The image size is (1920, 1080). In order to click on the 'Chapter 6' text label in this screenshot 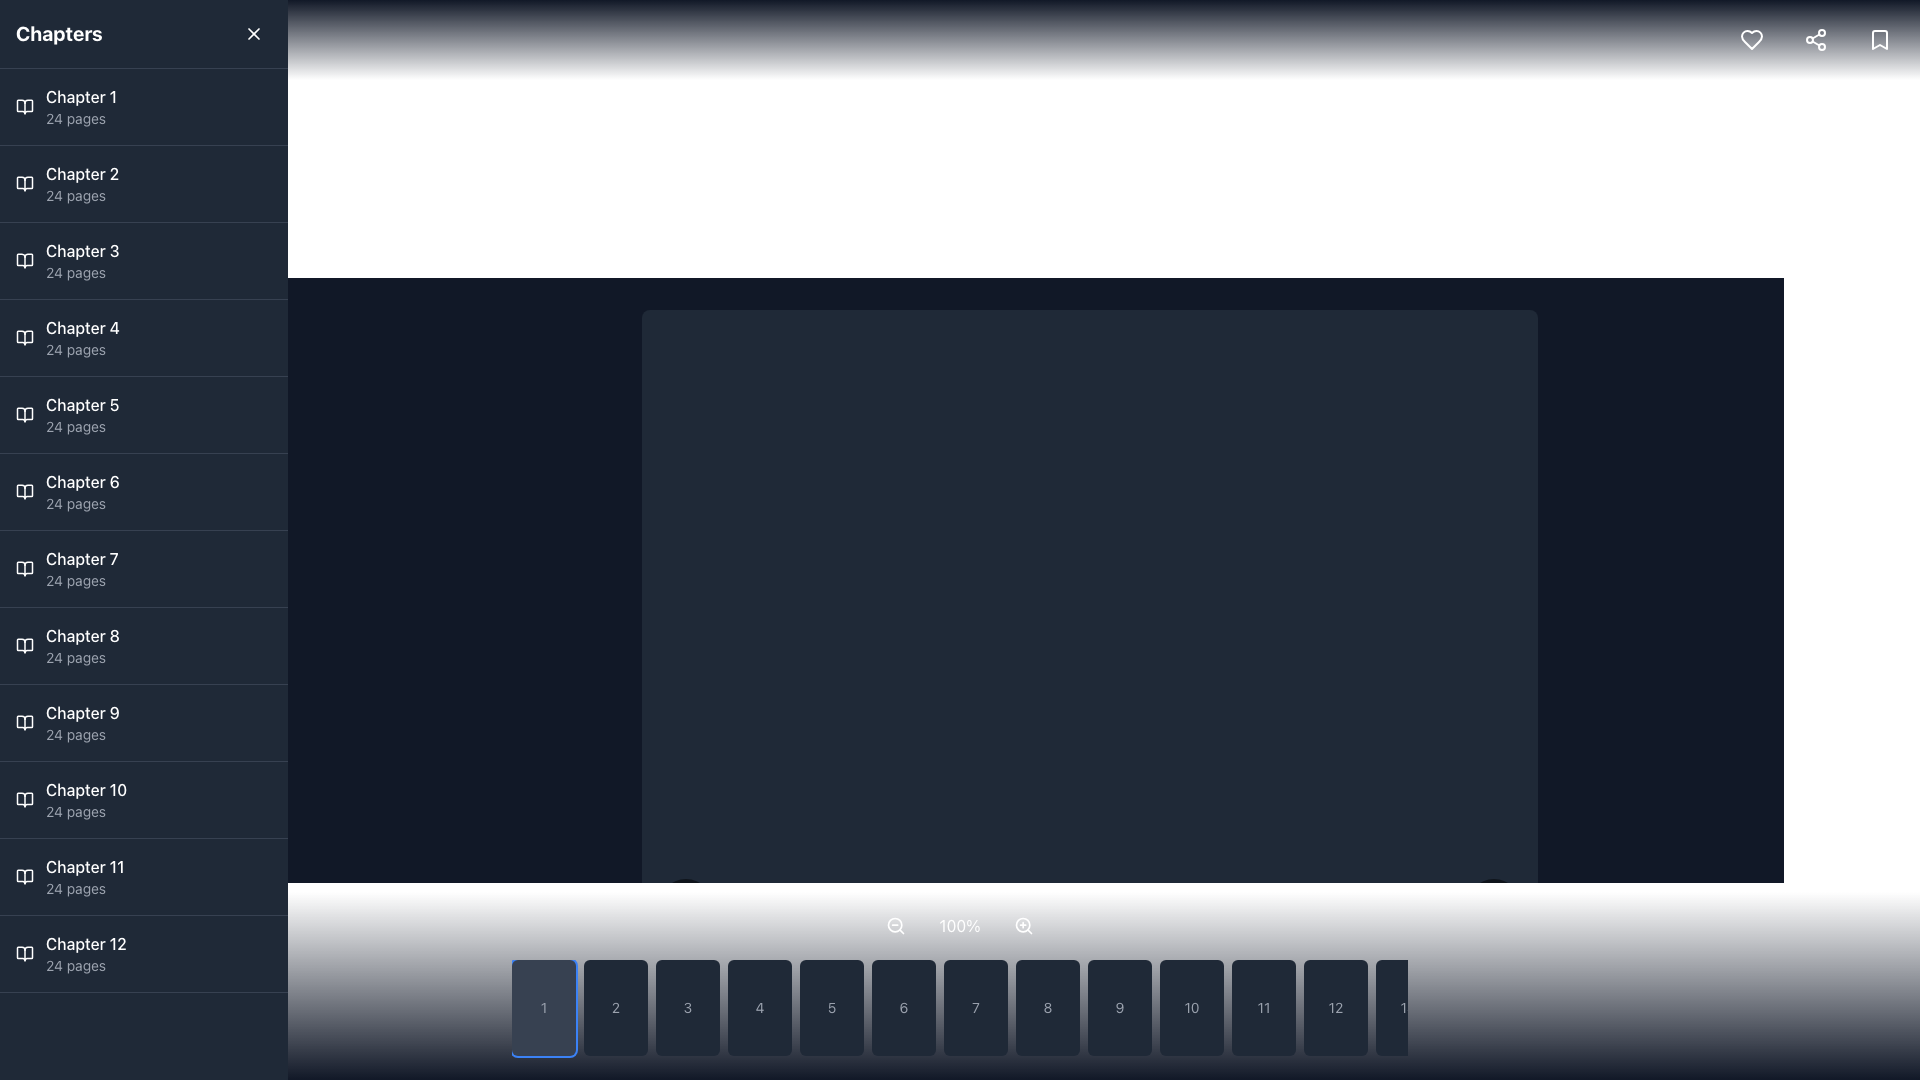, I will do `click(81, 482)`.